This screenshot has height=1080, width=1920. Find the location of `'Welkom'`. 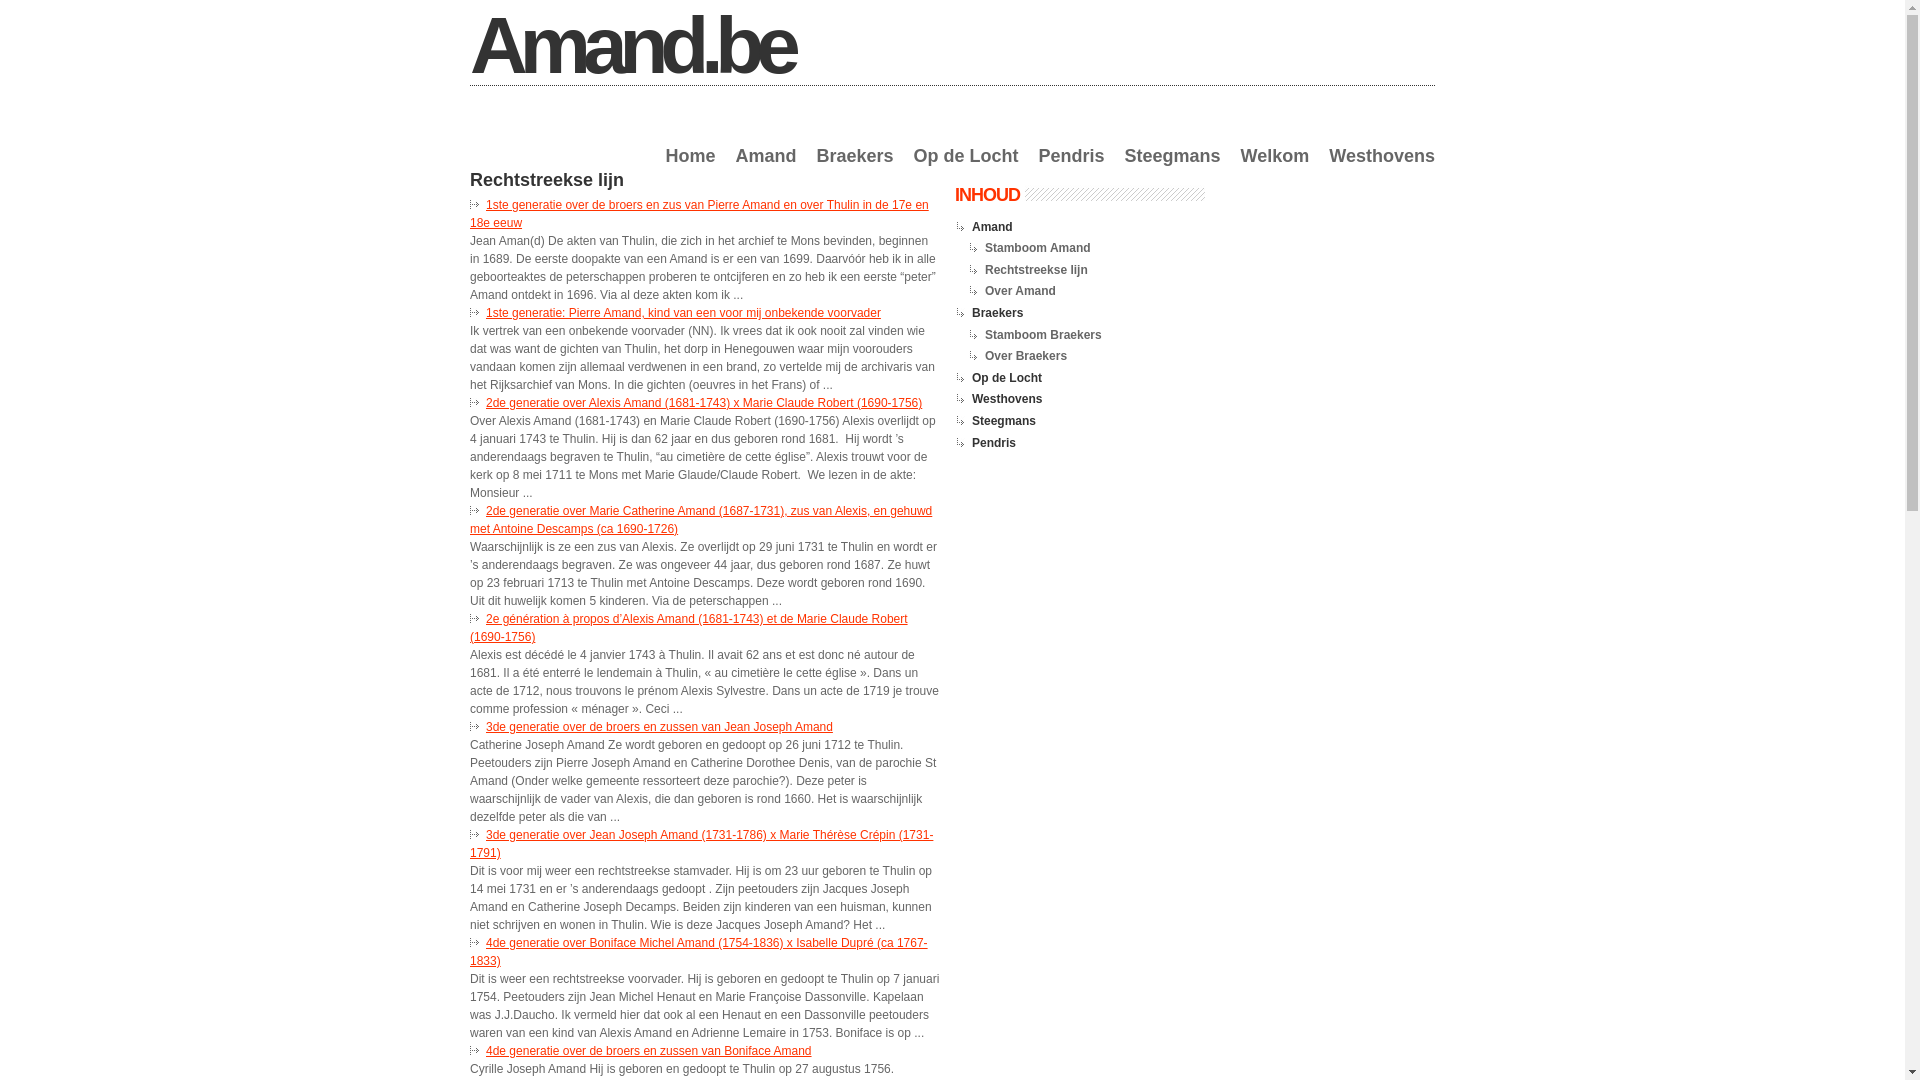

'Welkom' is located at coordinates (1274, 166).